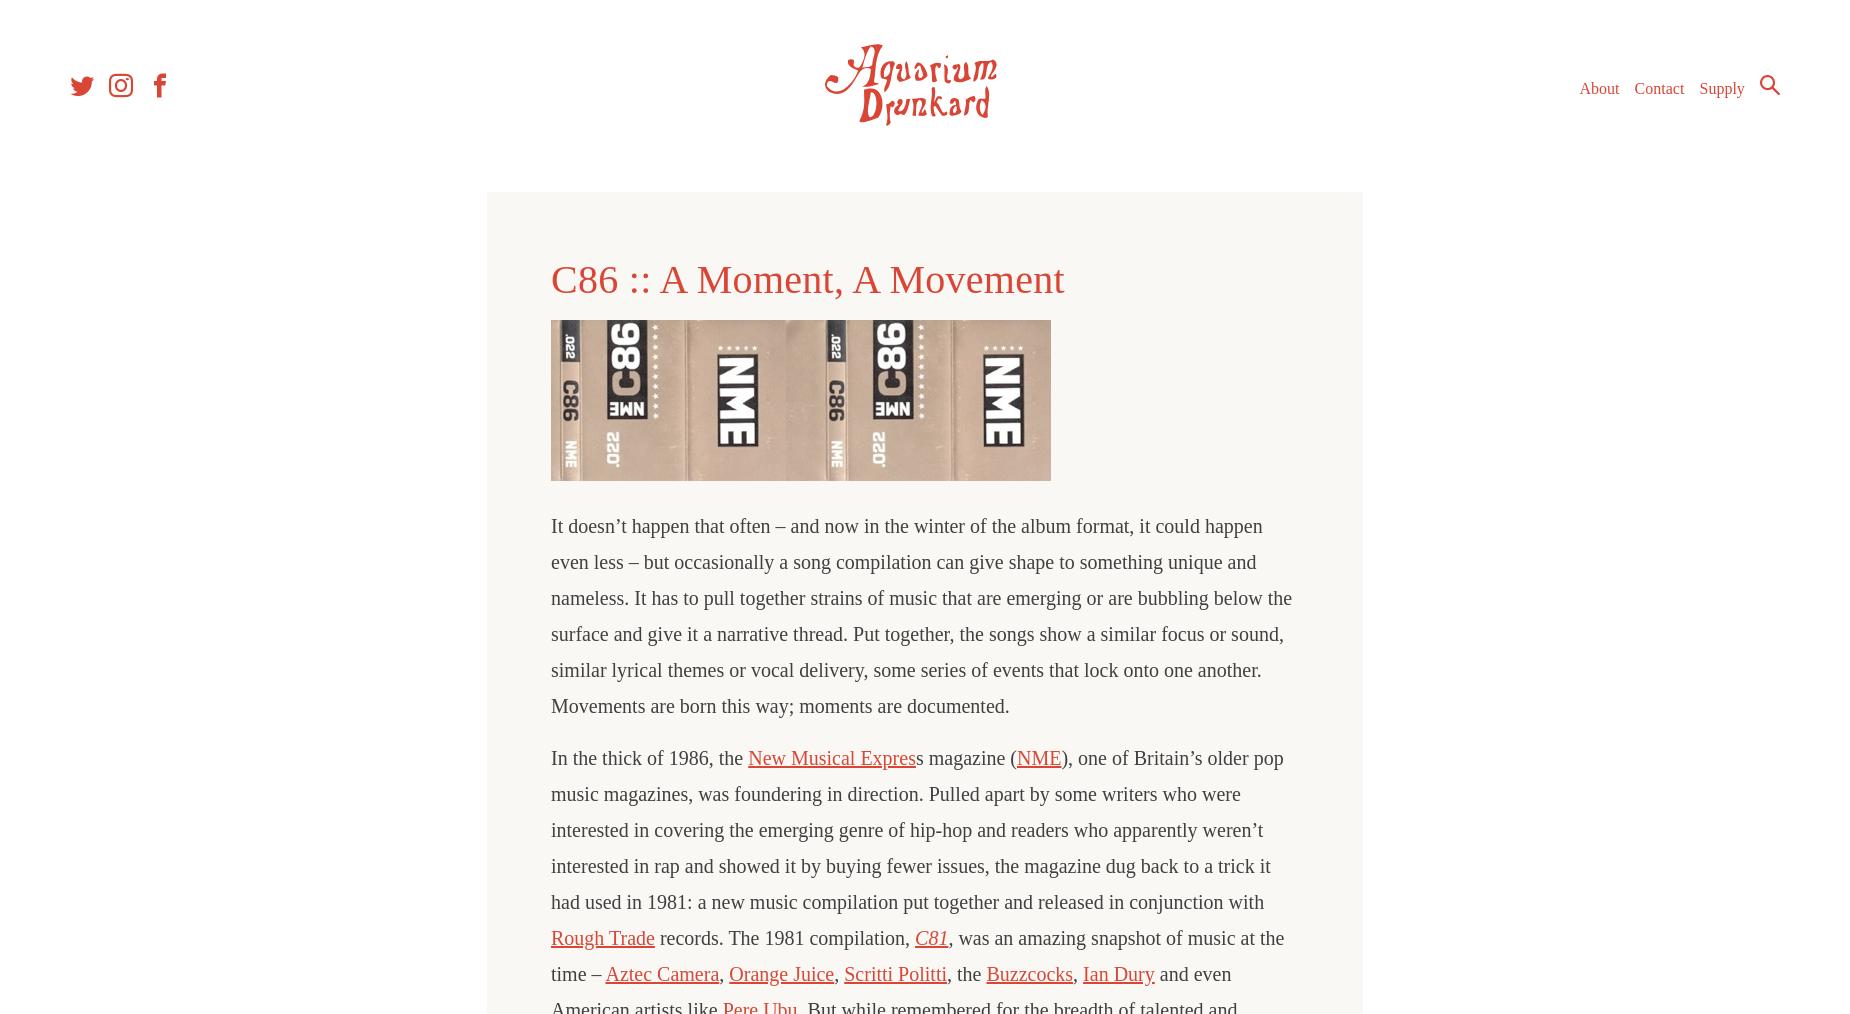 The width and height of the screenshot is (1850, 1014). Describe the element at coordinates (784, 937) in the screenshot. I see `'records.  The 1981 compilation,'` at that location.